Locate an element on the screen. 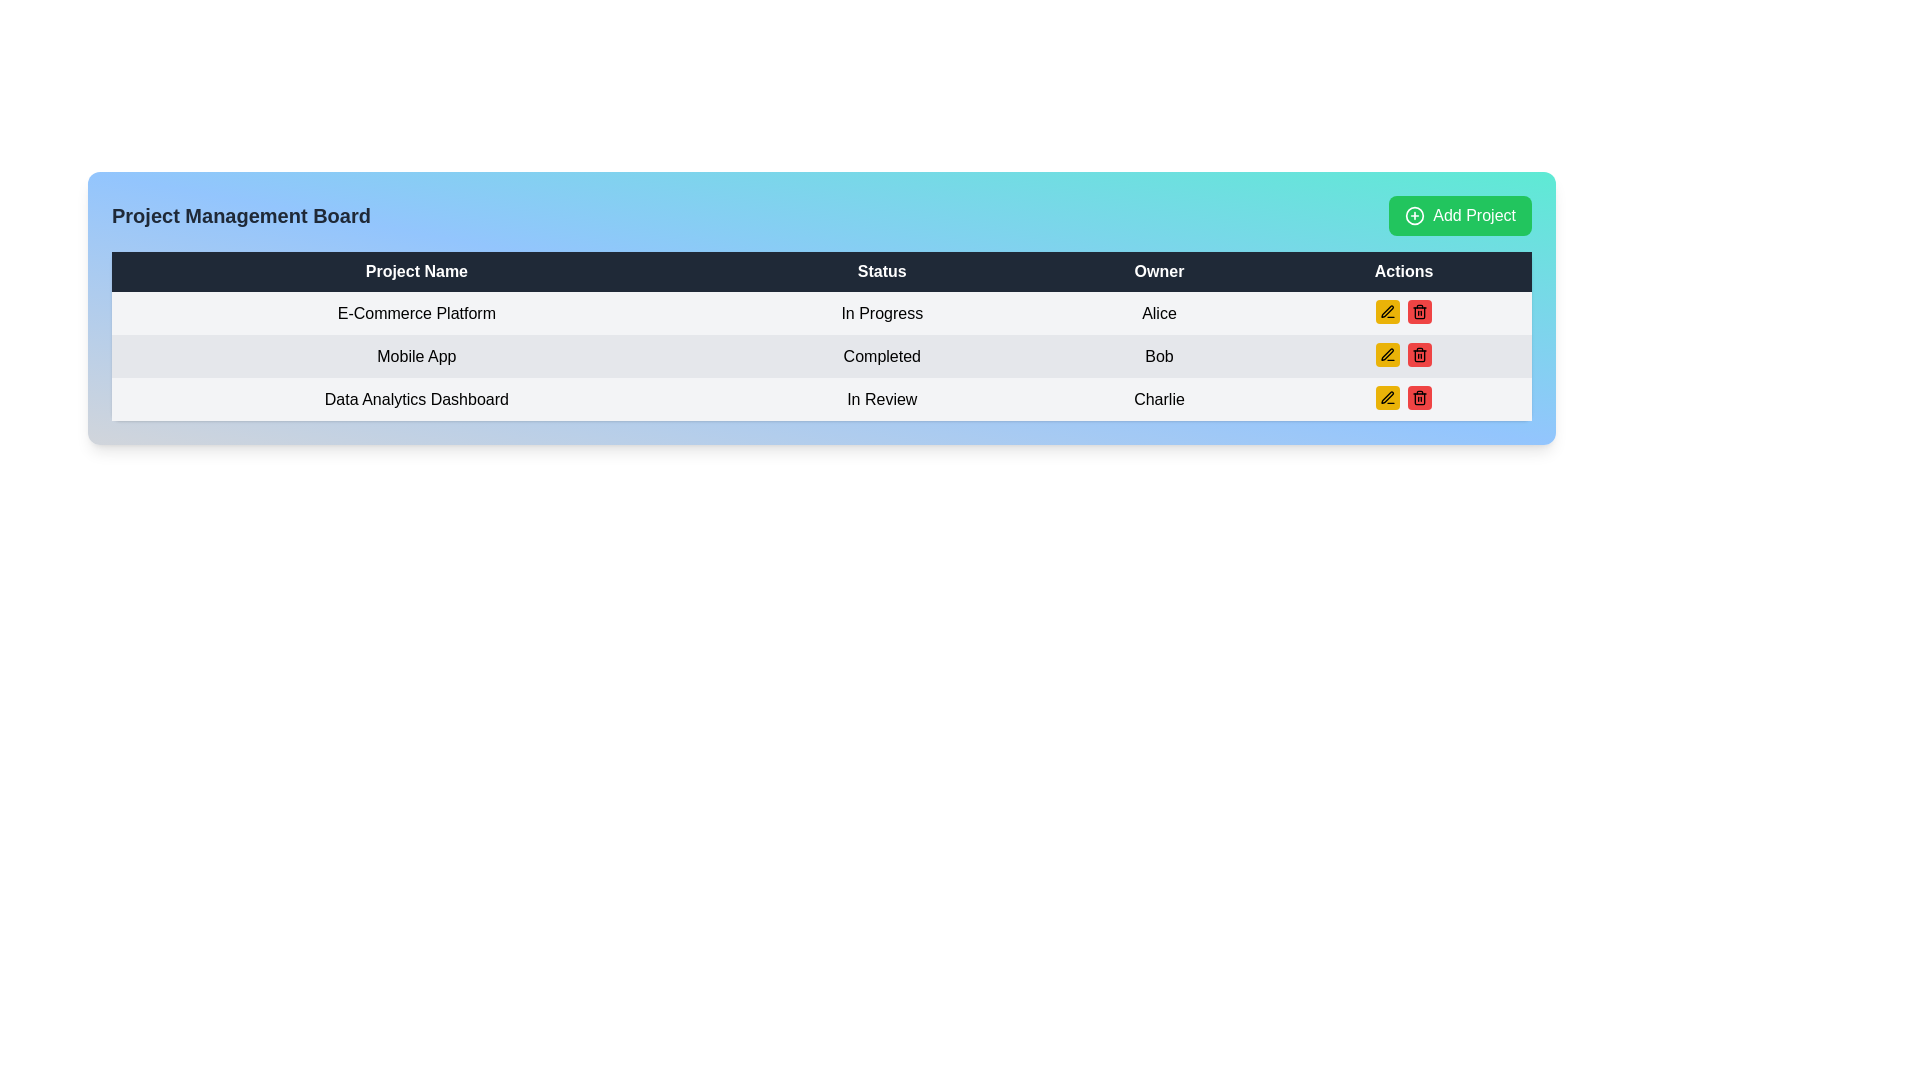 Image resolution: width=1920 pixels, height=1080 pixels. the trash bin icon button located in the 'Actions' column of the table is located at coordinates (1419, 312).